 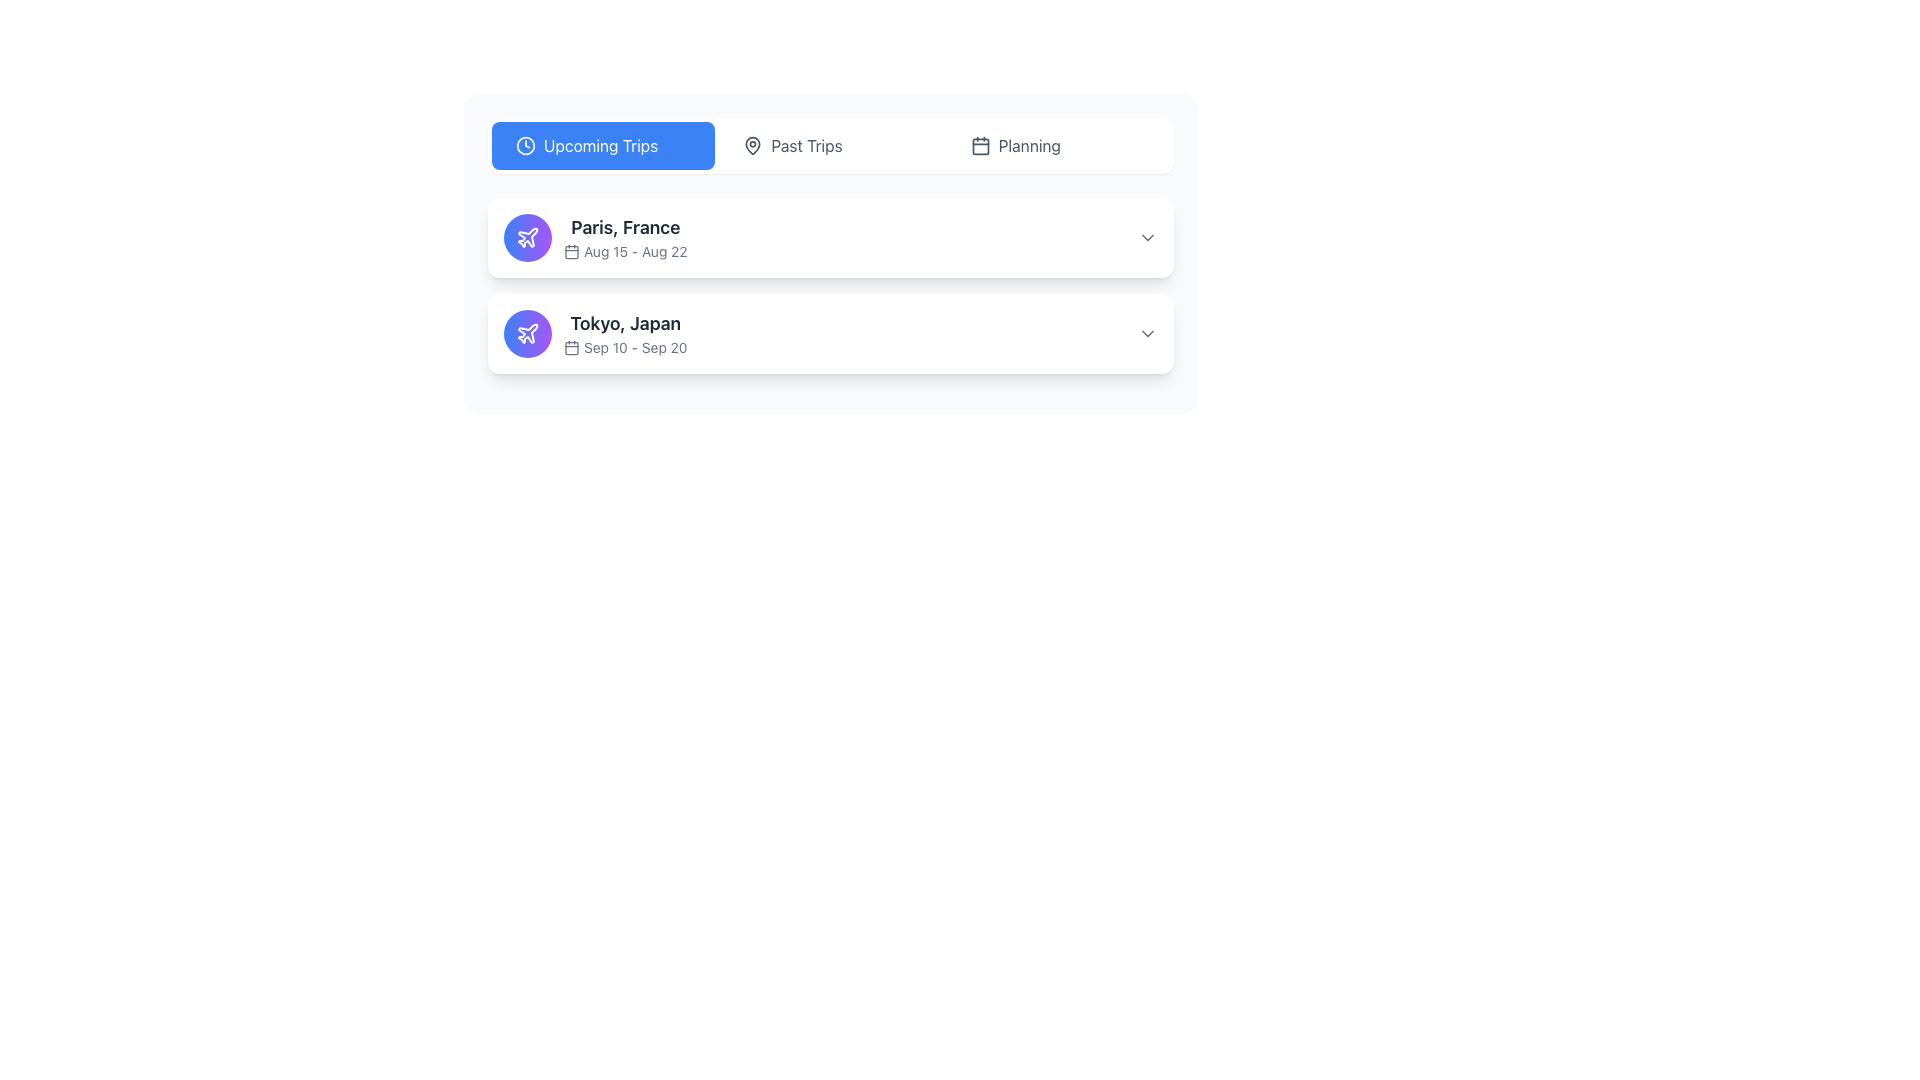 What do you see at coordinates (752, 145) in the screenshot?
I see `the pin-like map location marker icon located to the left of the 'Tokyo, Japan' text in the 'Upcoming Trips' section for further interaction or navigation` at bounding box center [752, 145].